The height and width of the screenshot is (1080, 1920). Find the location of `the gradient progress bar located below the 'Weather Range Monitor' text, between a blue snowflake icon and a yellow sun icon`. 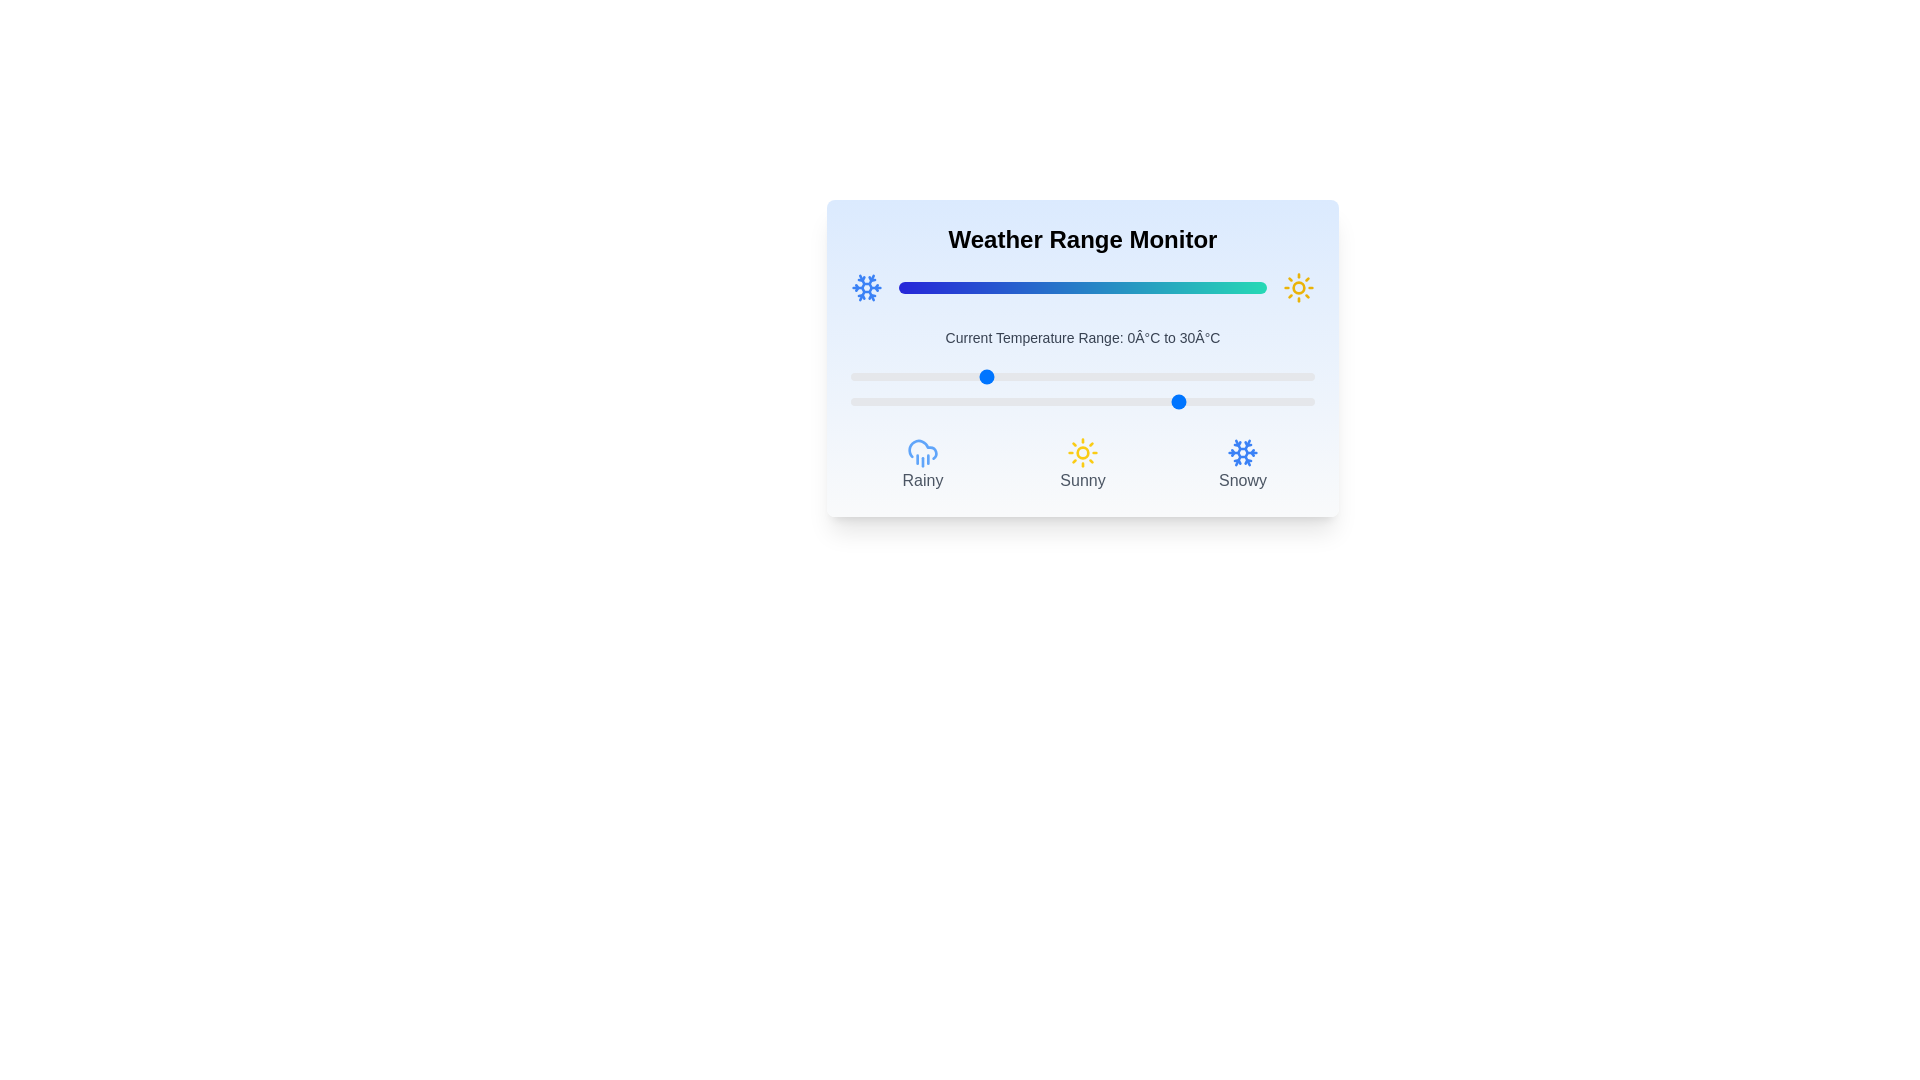

the gradient progress bar located below the 'Weather Range Monitor' text, between a blue snowflake icon and a yellow sun icon is located at coordinates (1082, 288).